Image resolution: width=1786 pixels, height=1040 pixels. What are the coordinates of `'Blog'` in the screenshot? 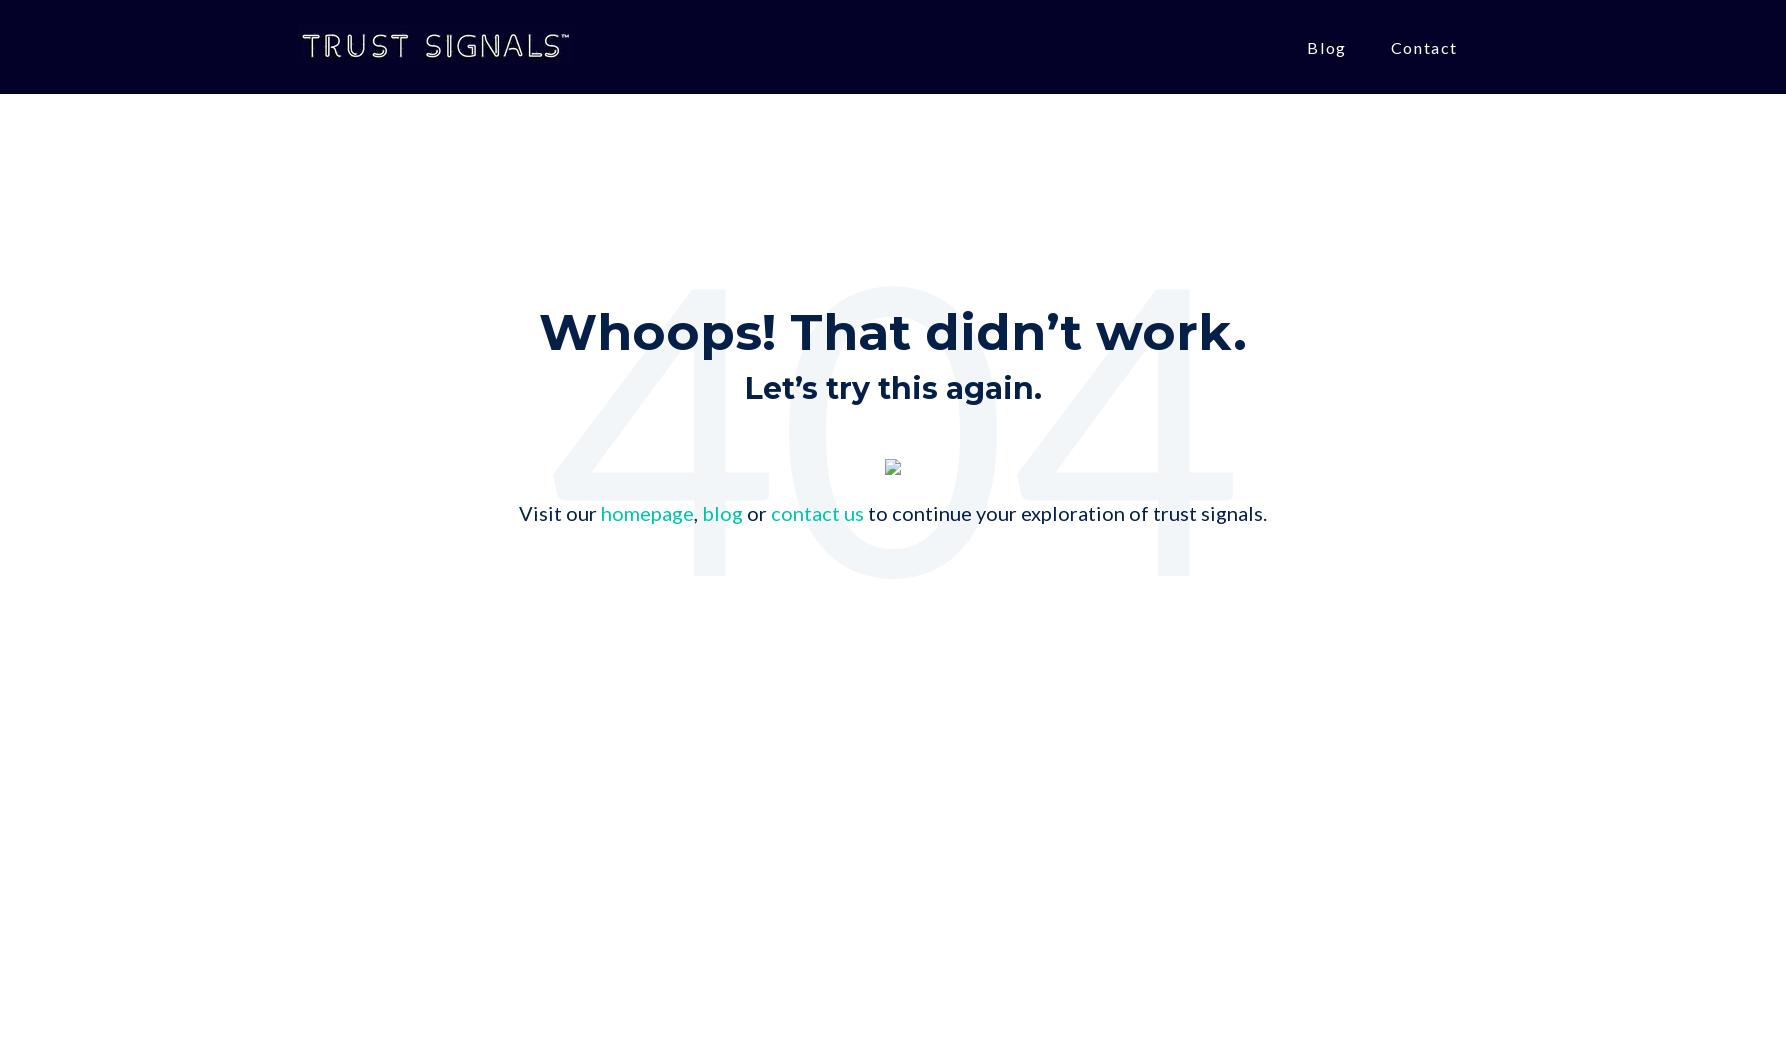 It's located at (1326, 46).